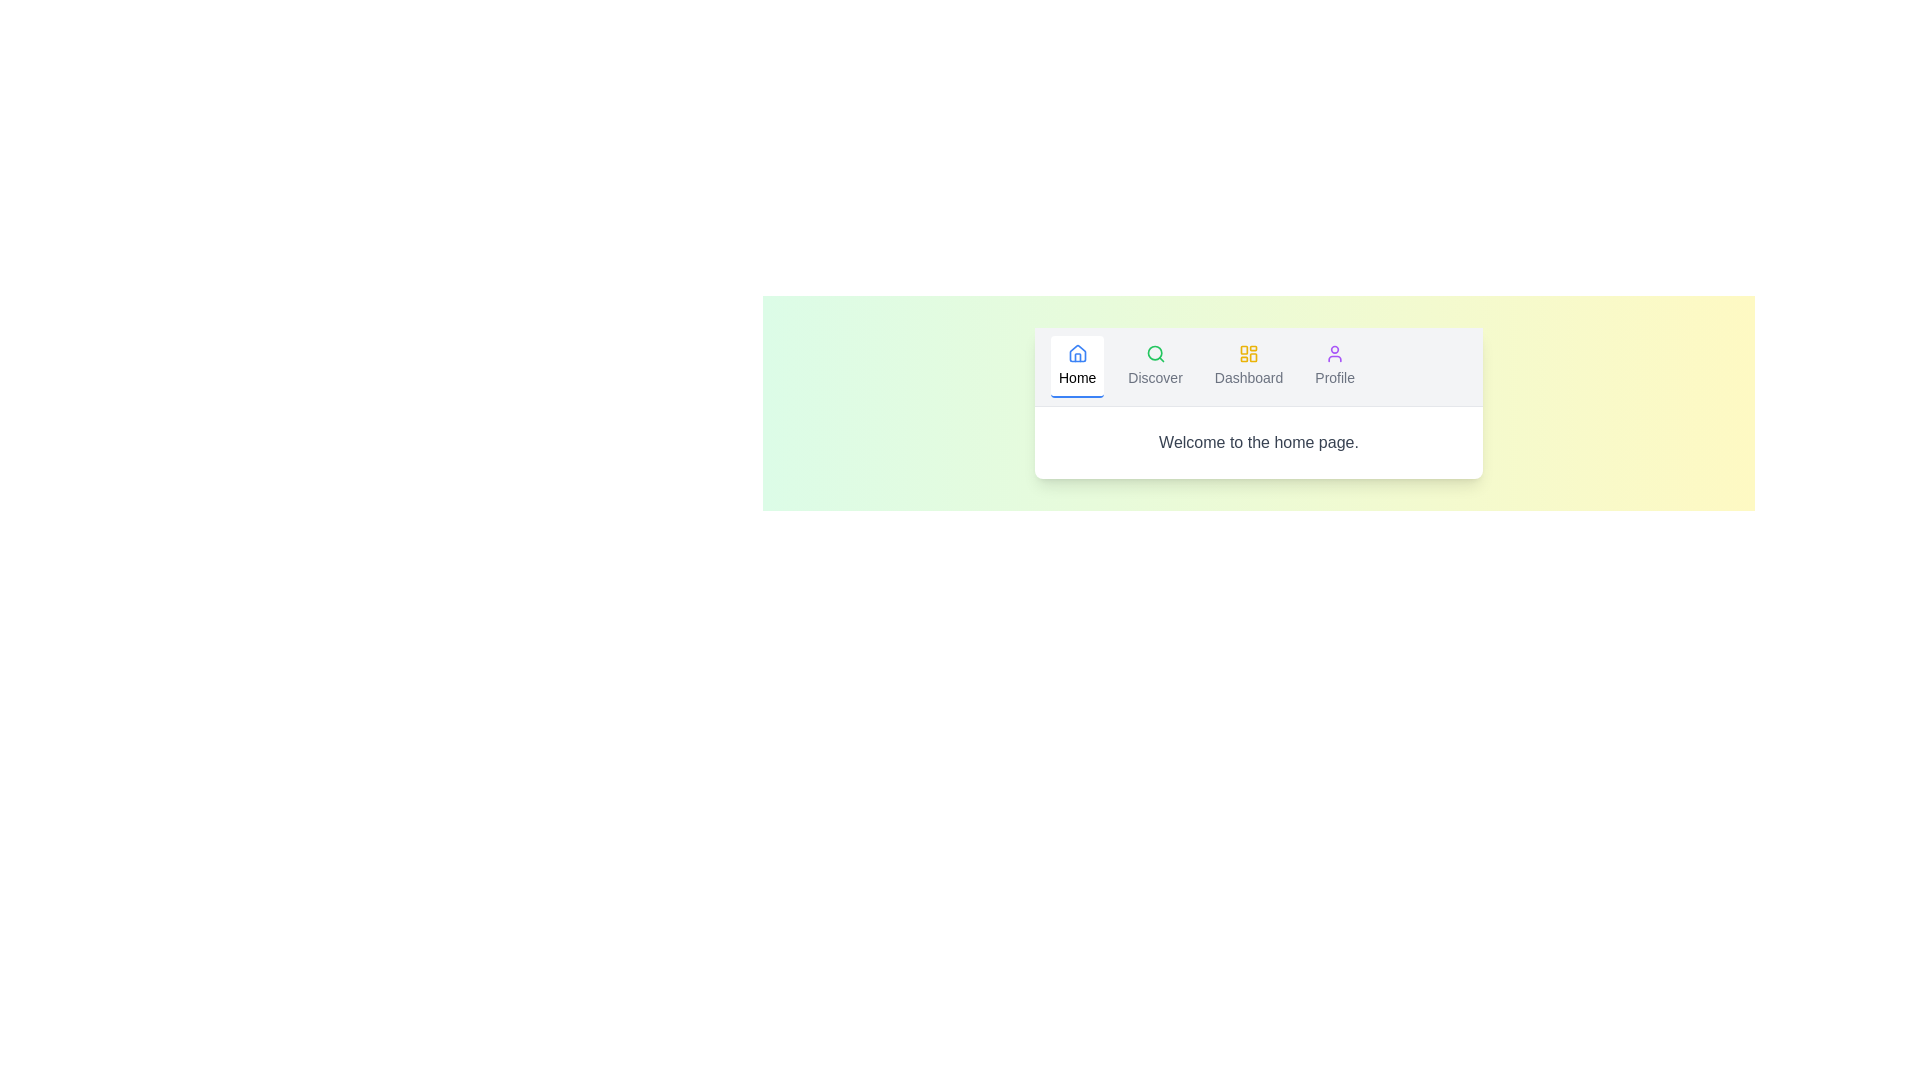  Describe the element at coordinates (1155, 366) in the screenshot. I see `the Discover tab to display its content` at that location.